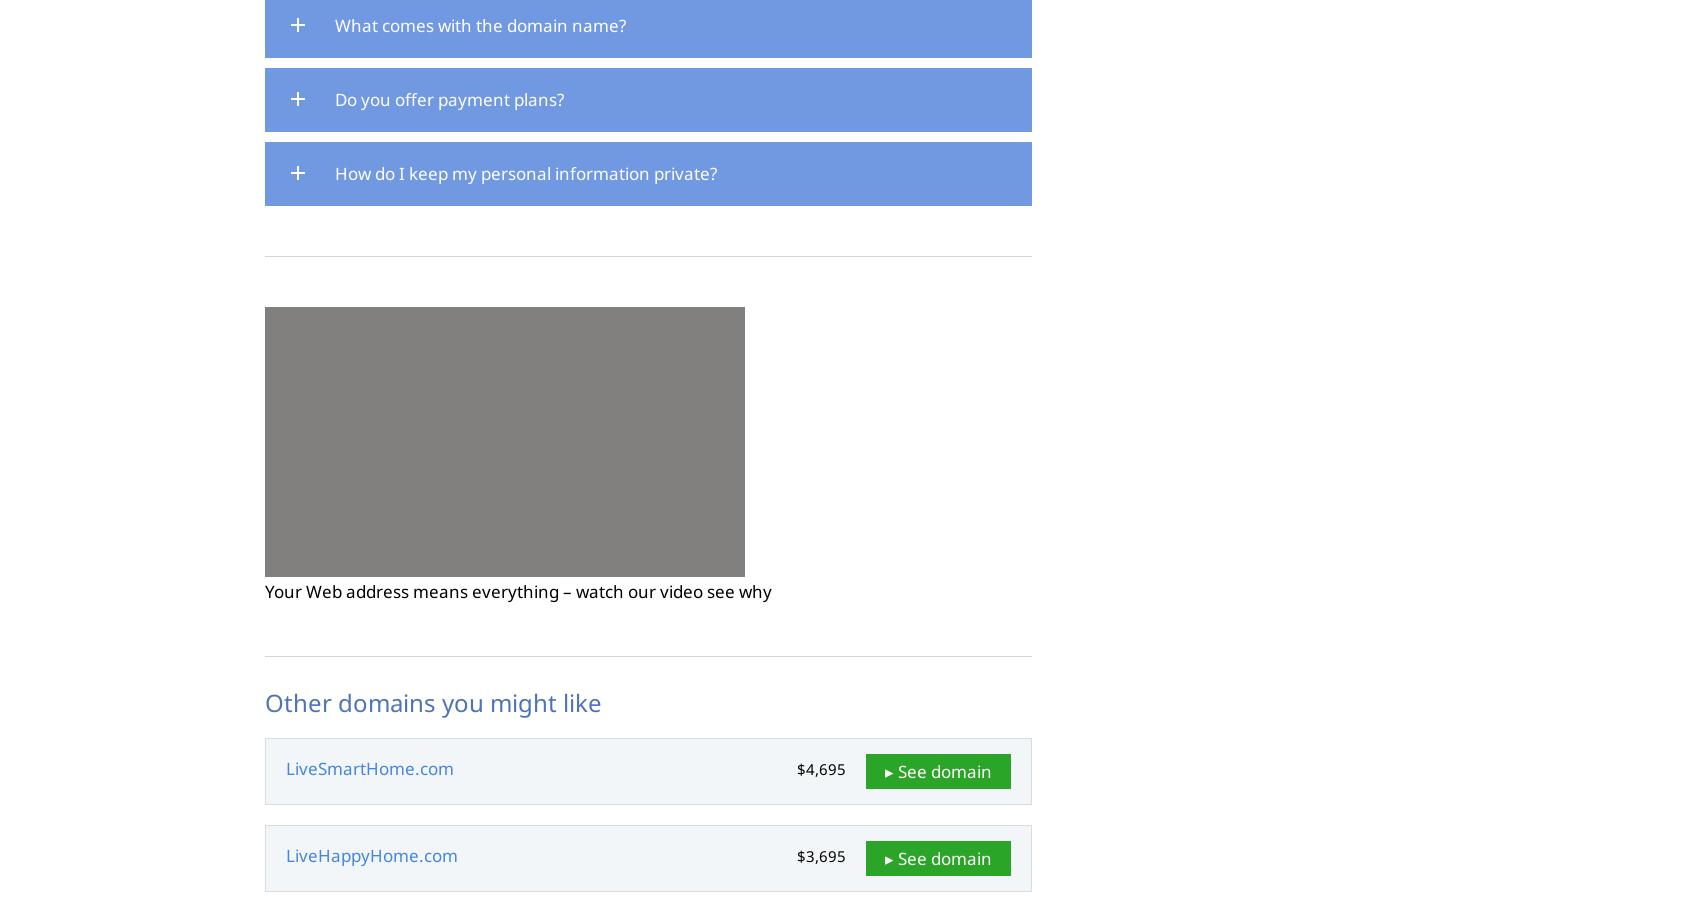 The height and width of the screenshot is (903, 1700). Describe the element at coordinates (795, 856) in the screenshot. I see `'$3,695'` at that location.